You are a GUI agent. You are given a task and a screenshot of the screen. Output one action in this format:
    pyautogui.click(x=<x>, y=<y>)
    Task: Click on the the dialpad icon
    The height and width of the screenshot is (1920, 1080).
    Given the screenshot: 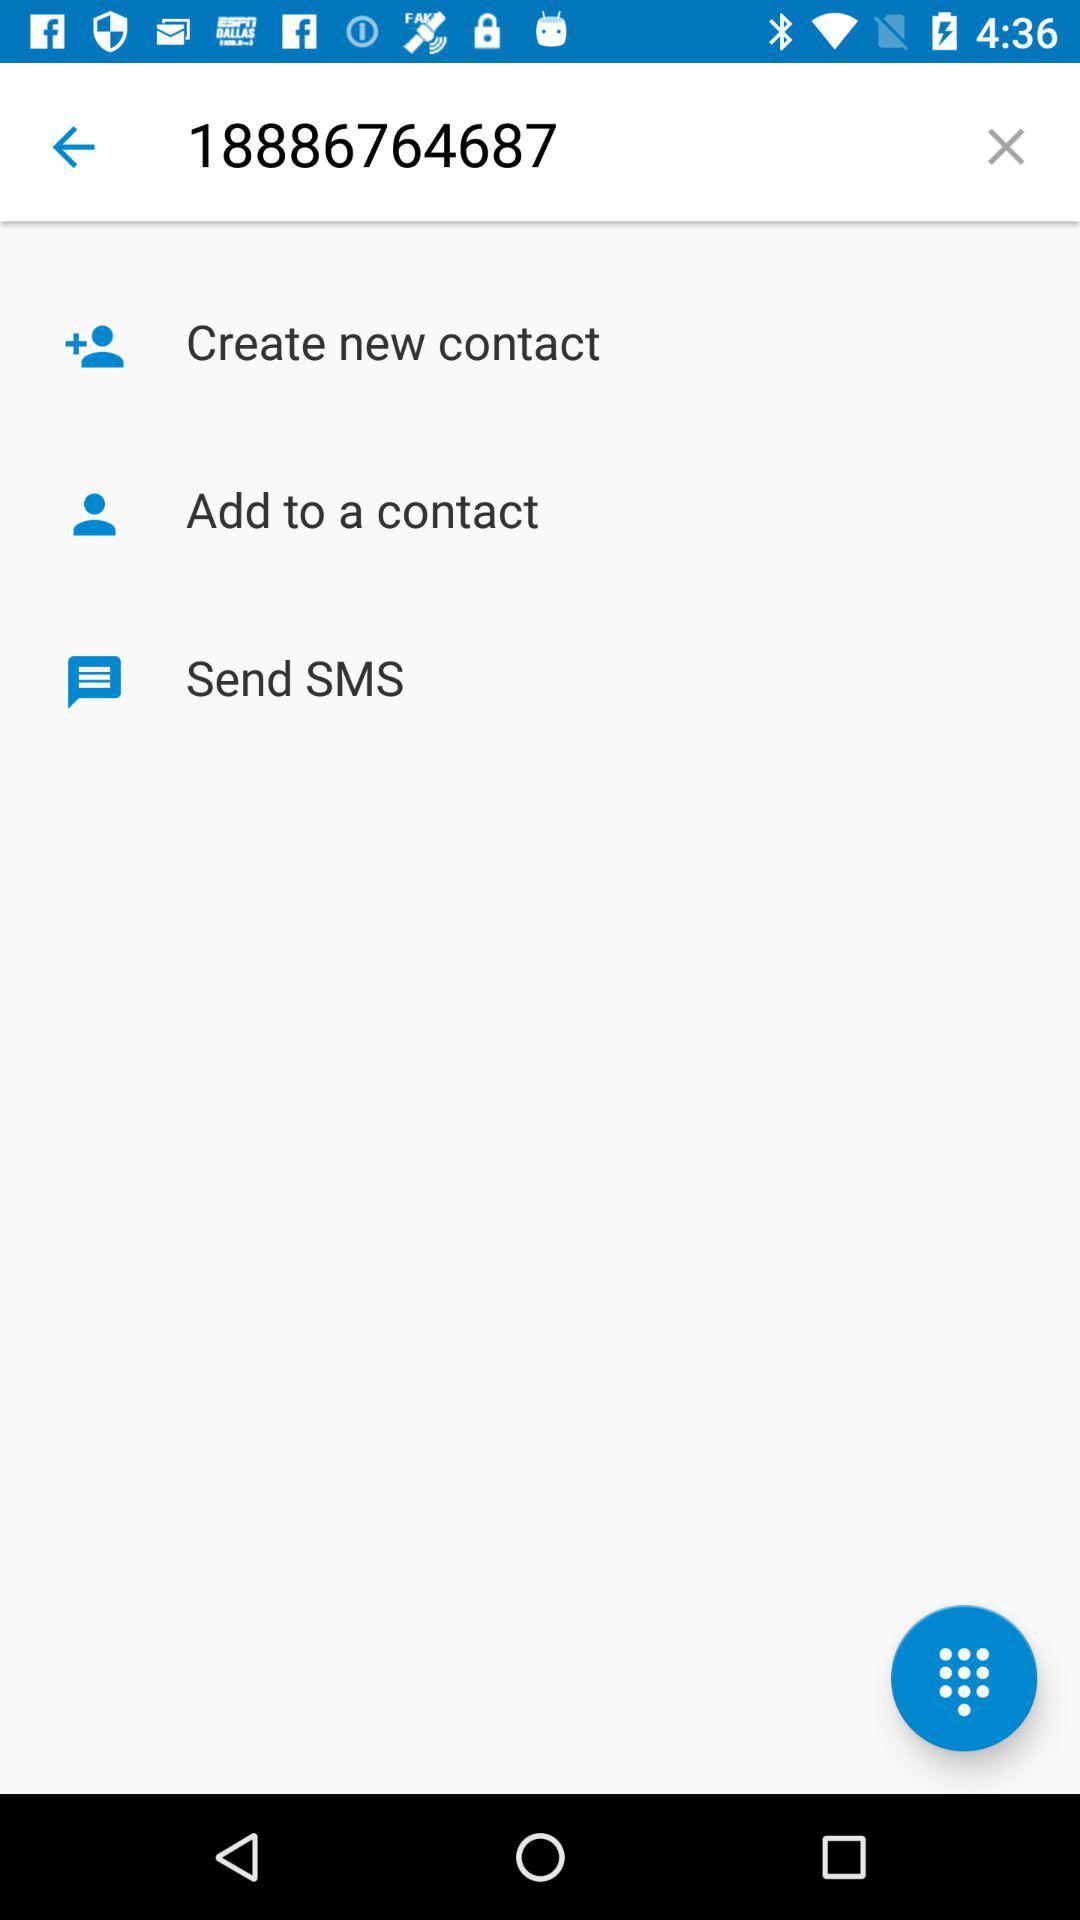 What is the action you would take?
    pyautogui.click(x=963, y=1678)
    